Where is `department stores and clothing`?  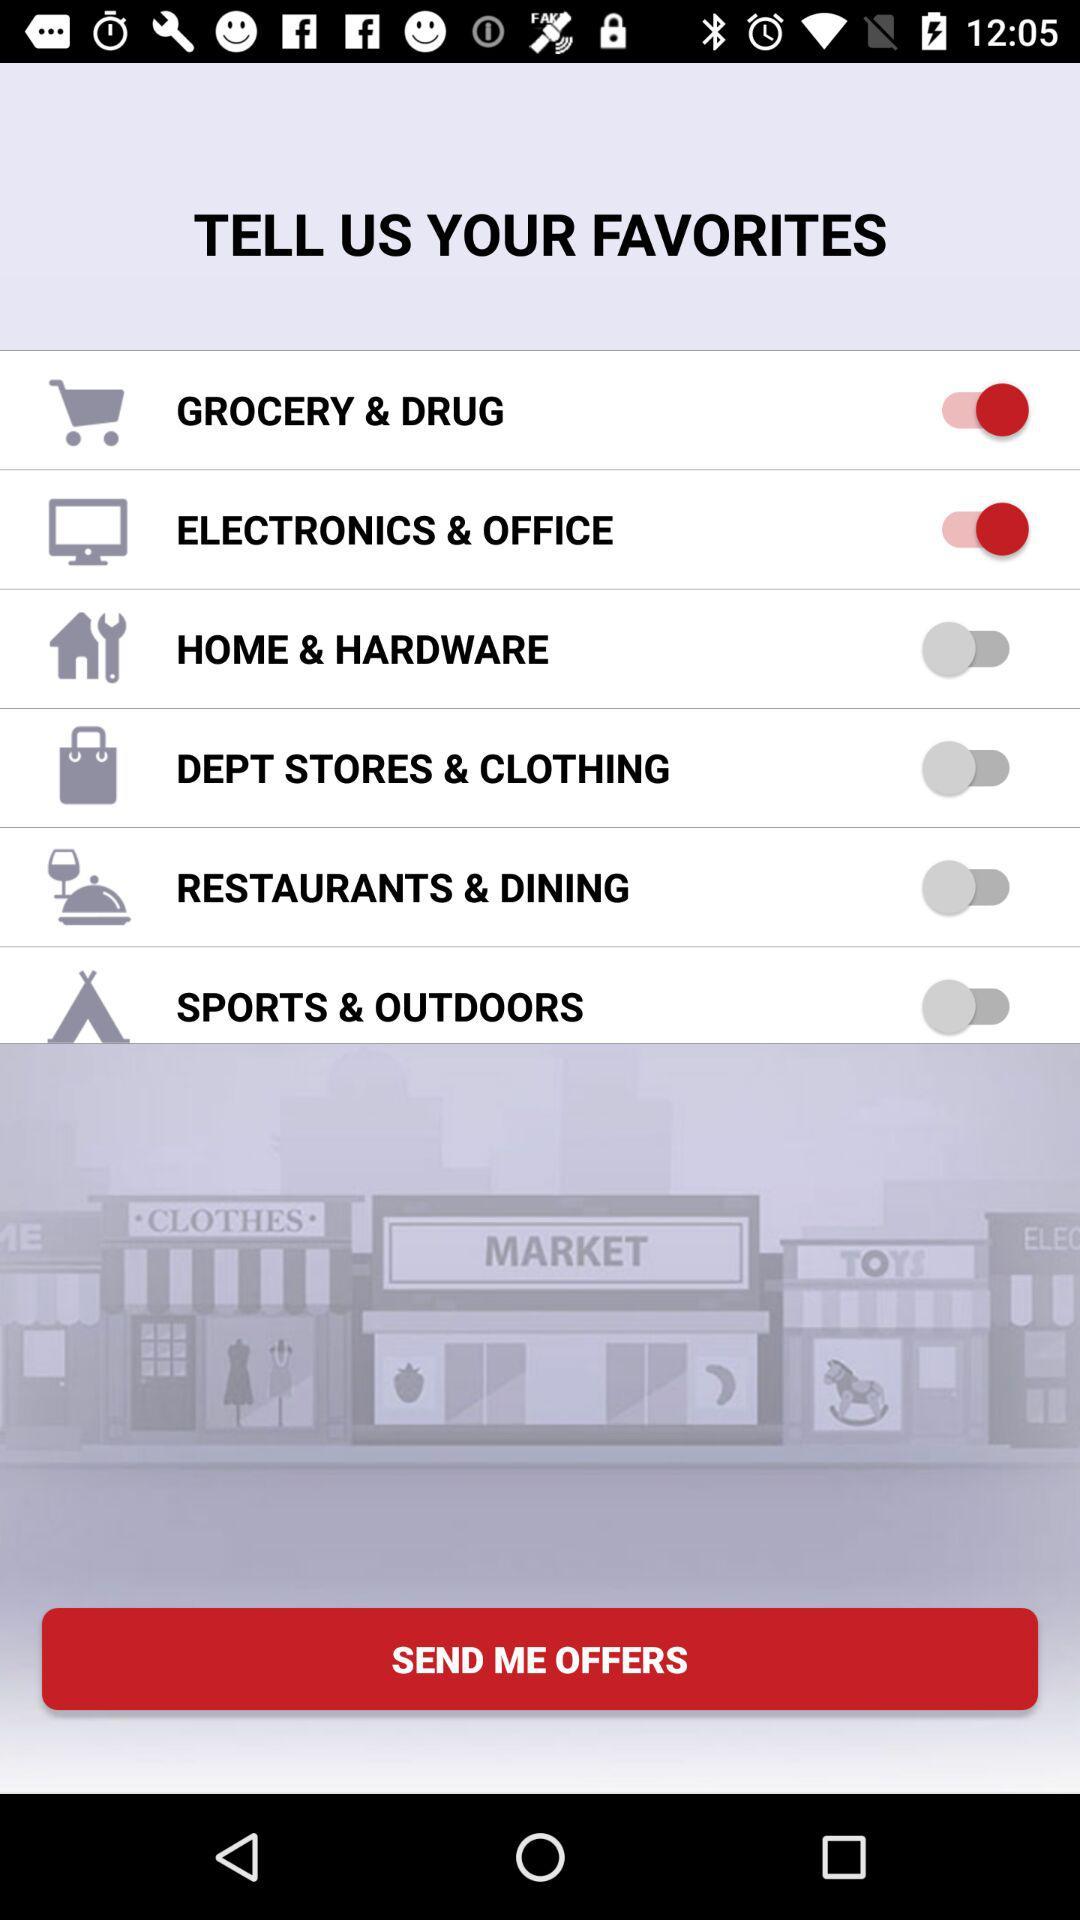 department stores and clothing is located at coordinates (974, 766).